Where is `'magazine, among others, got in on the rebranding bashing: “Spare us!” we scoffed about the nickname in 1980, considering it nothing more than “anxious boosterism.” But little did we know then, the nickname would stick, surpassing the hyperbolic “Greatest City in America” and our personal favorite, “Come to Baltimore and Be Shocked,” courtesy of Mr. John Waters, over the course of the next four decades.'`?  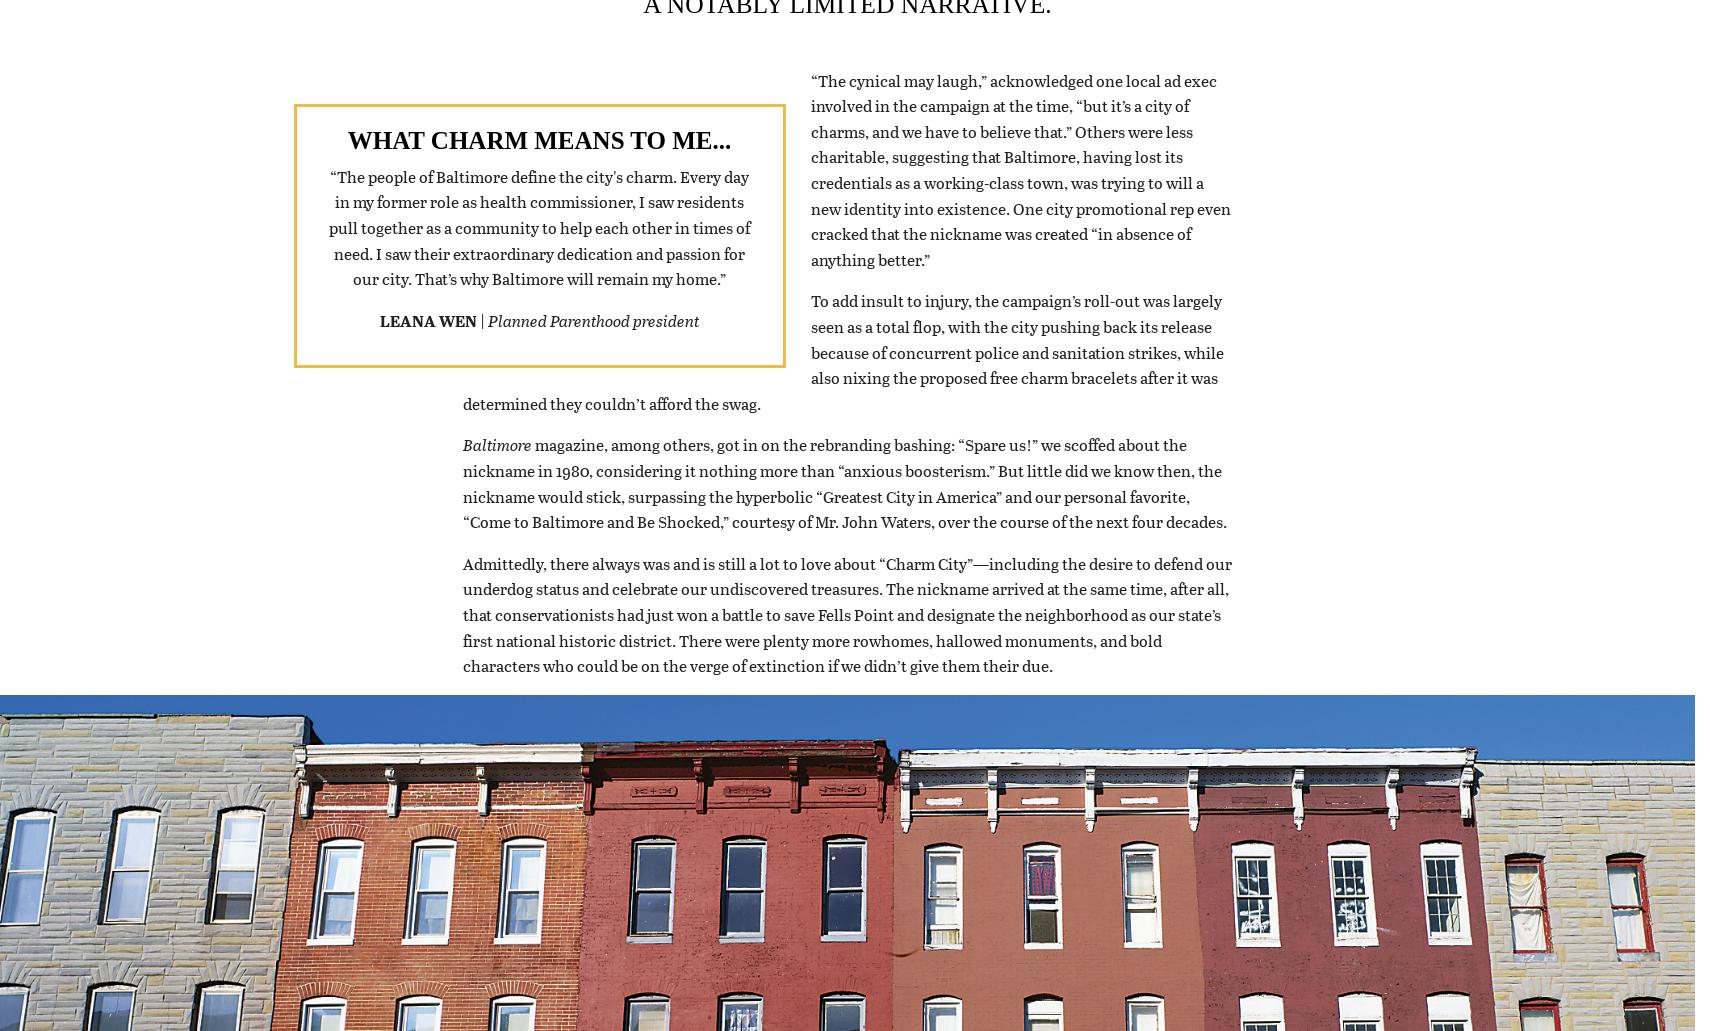
'magazine, among others, got in on the rebranding bashing: “Spare us!” we scoffed about the nickname in 1980, considering it nothing more than “anxious boosterism.” But little did we know then, the nickname would stick, surpassing the hyperbolic “Greatest City in America” and our personal favorite, “Come to Baltimore and Be Shocked,” courtesy of Mr. John Waters, over the course of the next four decades.' is located at coordinates (844, 508).